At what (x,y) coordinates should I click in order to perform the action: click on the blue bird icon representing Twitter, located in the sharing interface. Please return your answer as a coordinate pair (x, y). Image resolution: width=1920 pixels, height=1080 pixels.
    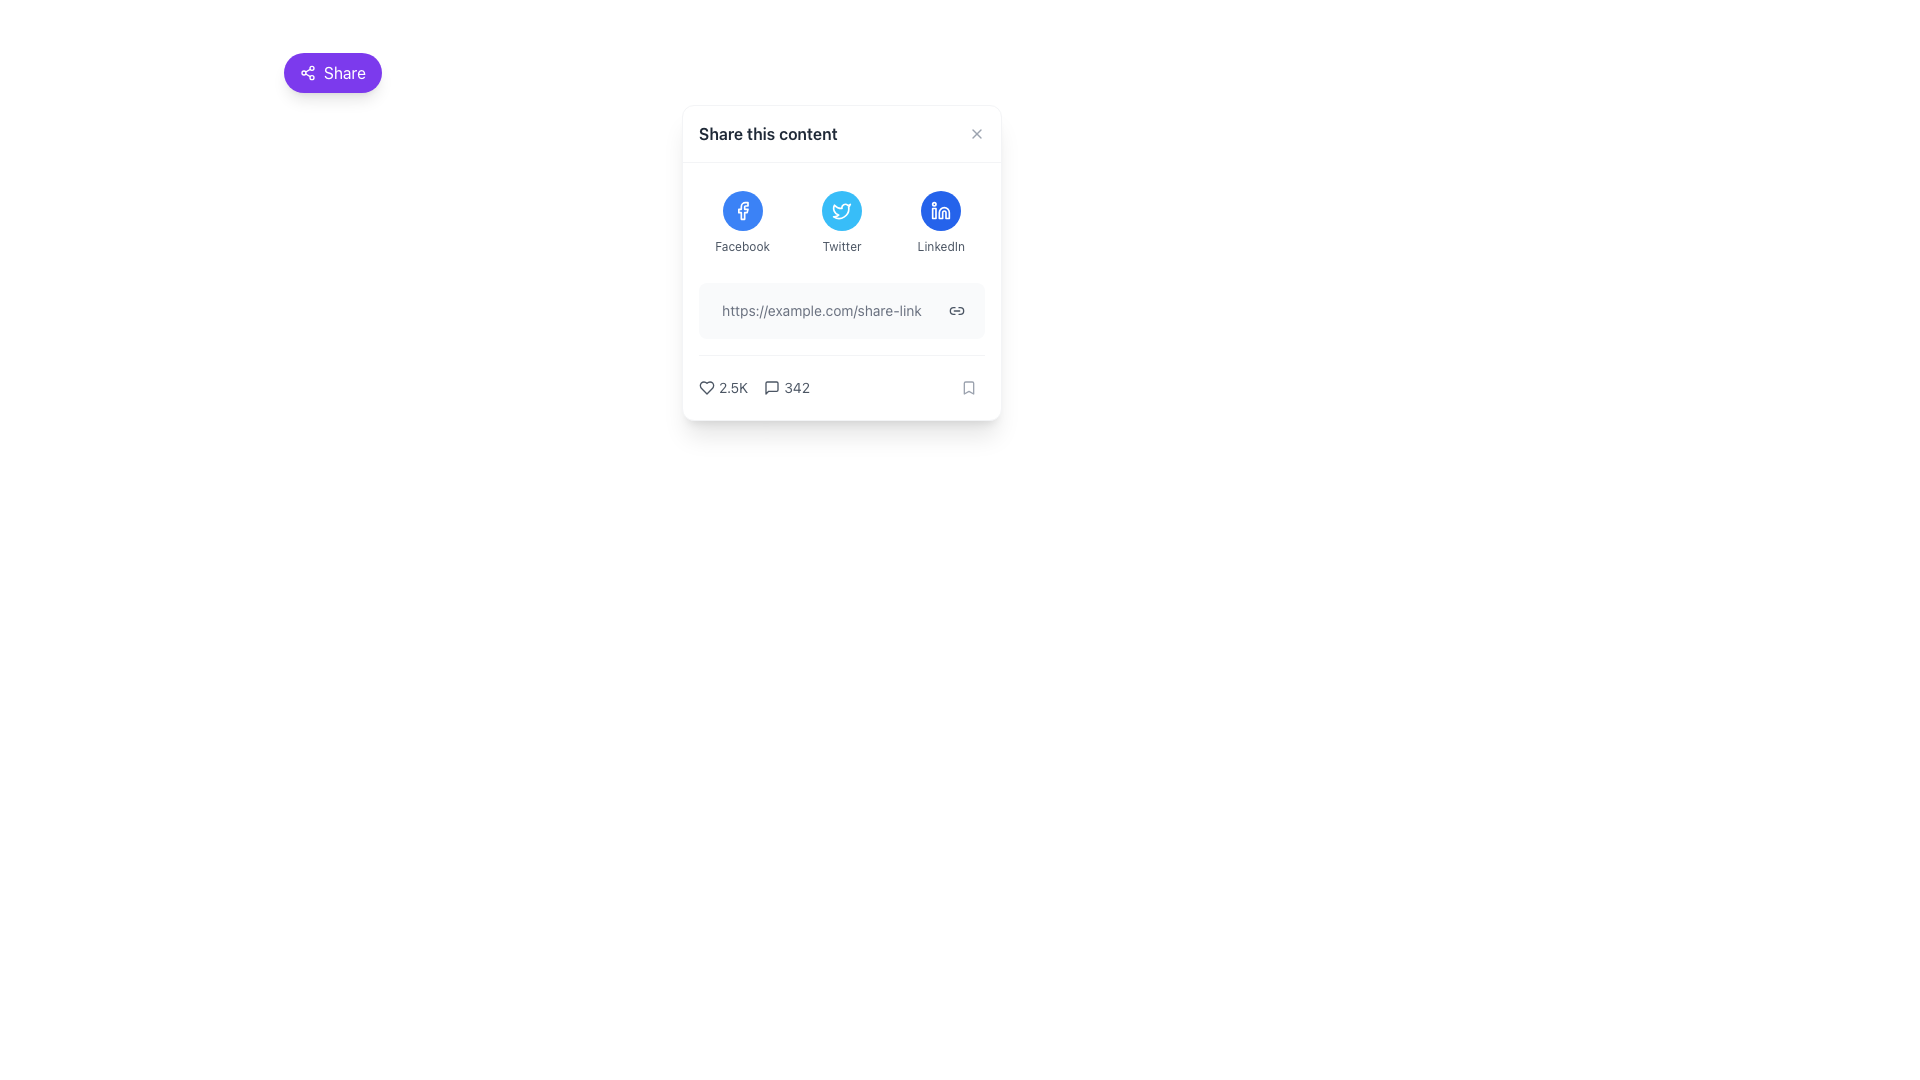
    Looking at the image, I should click on (841, 211).